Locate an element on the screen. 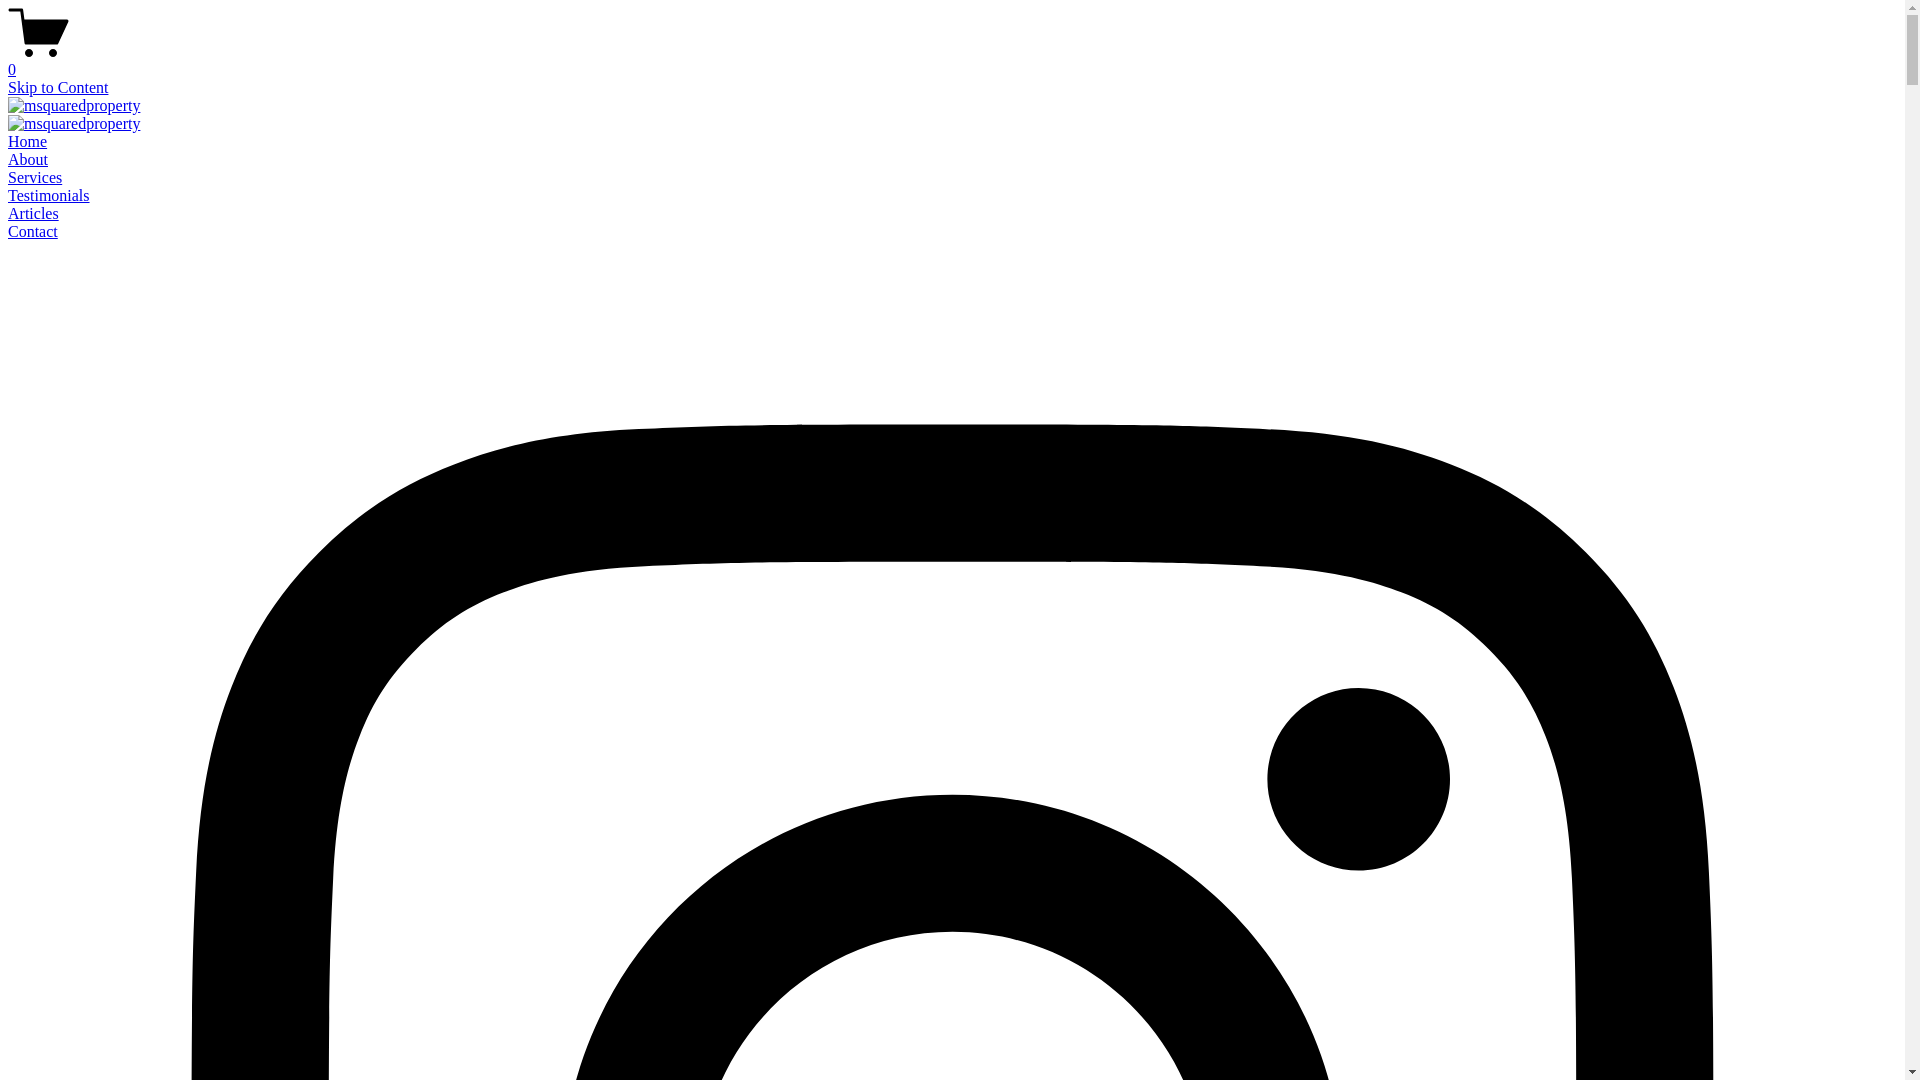  'Contact' is located at coordinates (33, 230).